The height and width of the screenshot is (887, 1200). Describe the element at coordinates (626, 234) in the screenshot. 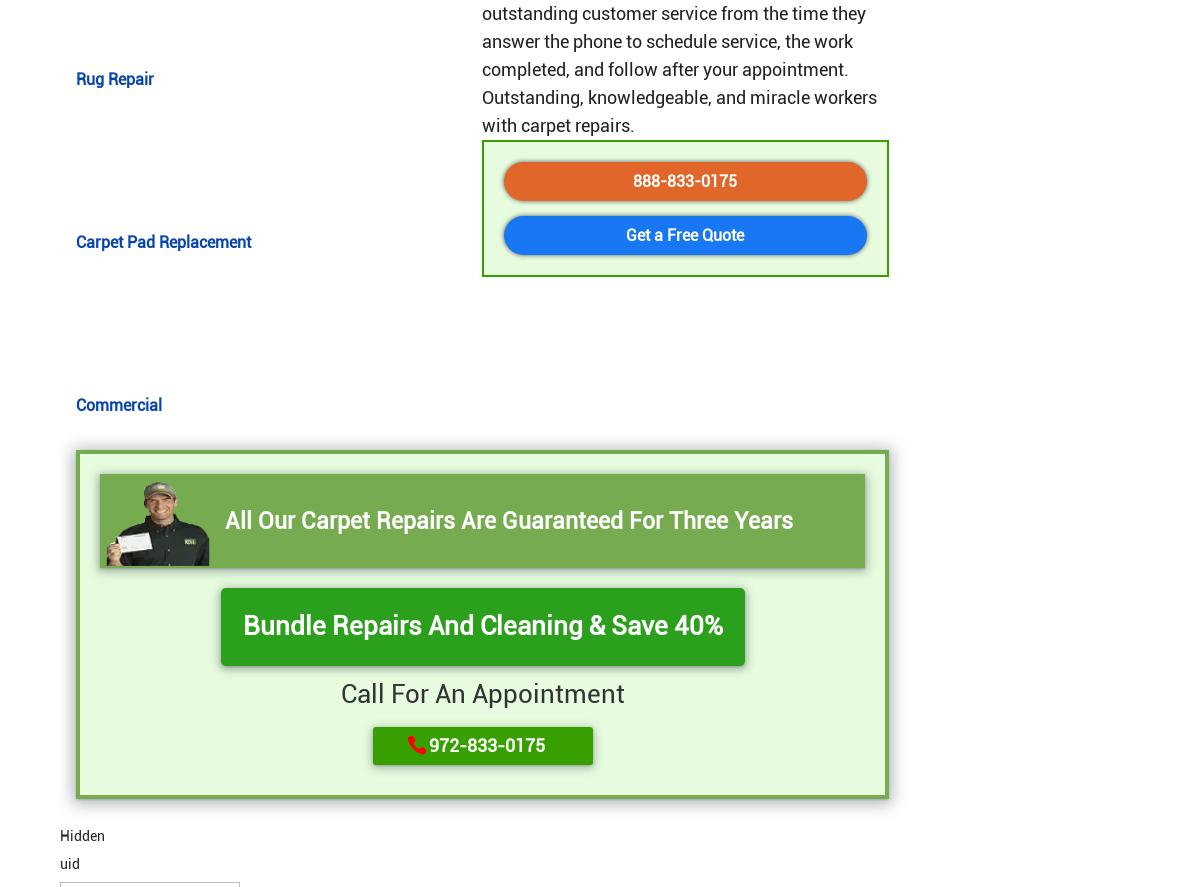

I see `'Get a Free Quote'` at that location.